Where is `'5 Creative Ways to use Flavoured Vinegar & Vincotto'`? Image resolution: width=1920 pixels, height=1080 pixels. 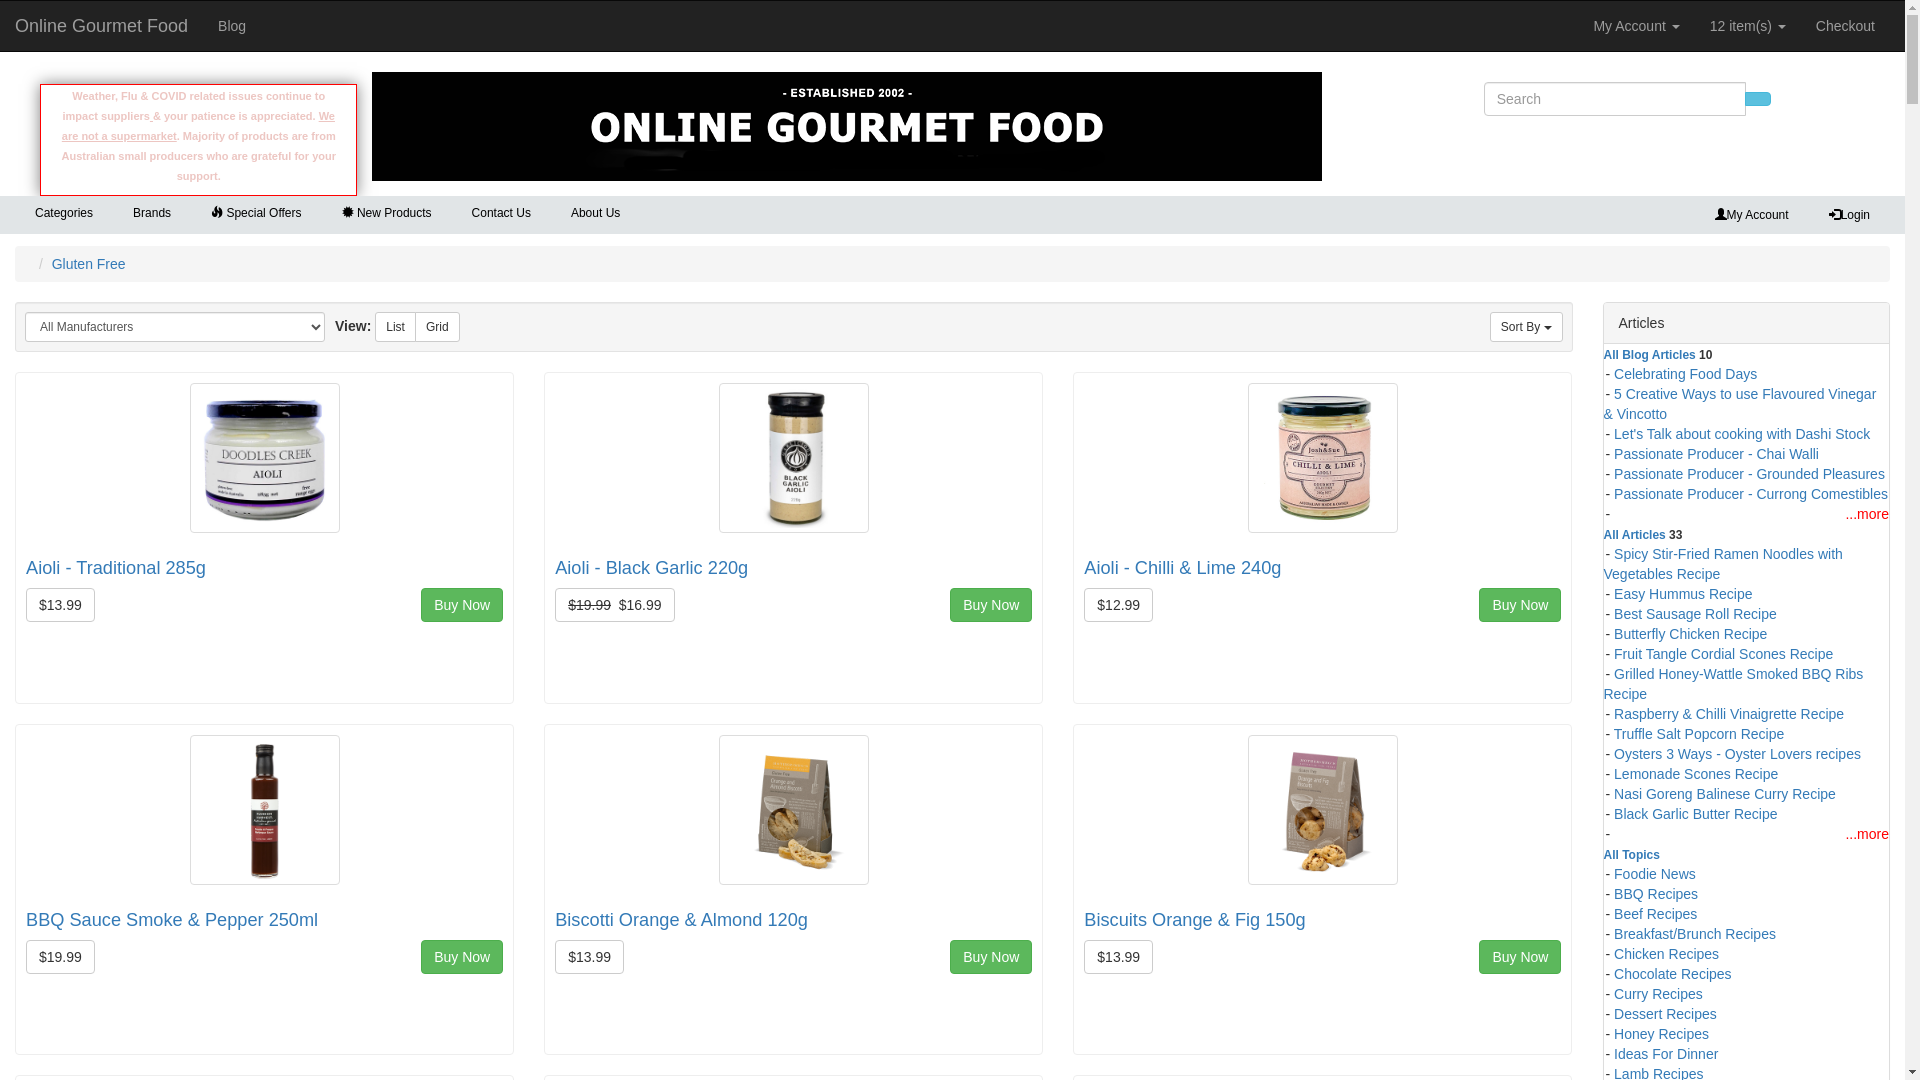 '5 Creative Ways to use Flavoured Vinegar & Vincotto' is located at coordinates (1739, 401).